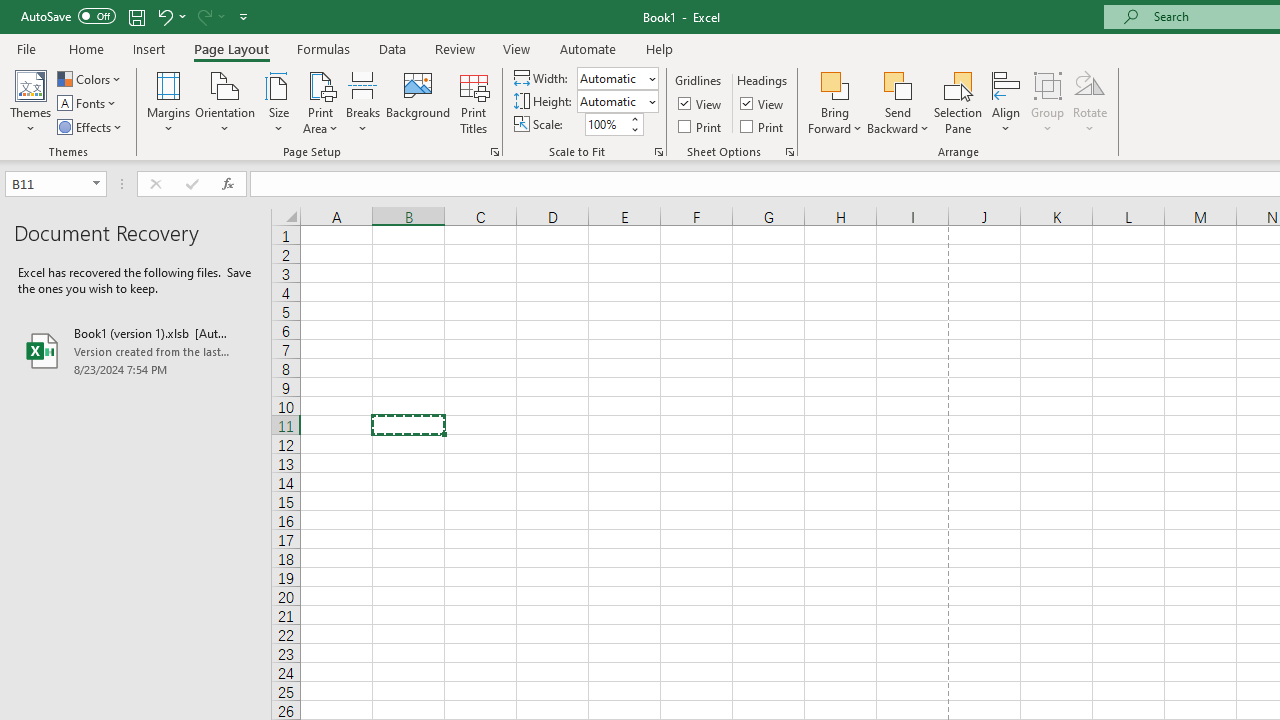  What do you see at coordinates (68, 16) in the screenshot?
I see `'AutoSave'` at bounding box center [68, 16].